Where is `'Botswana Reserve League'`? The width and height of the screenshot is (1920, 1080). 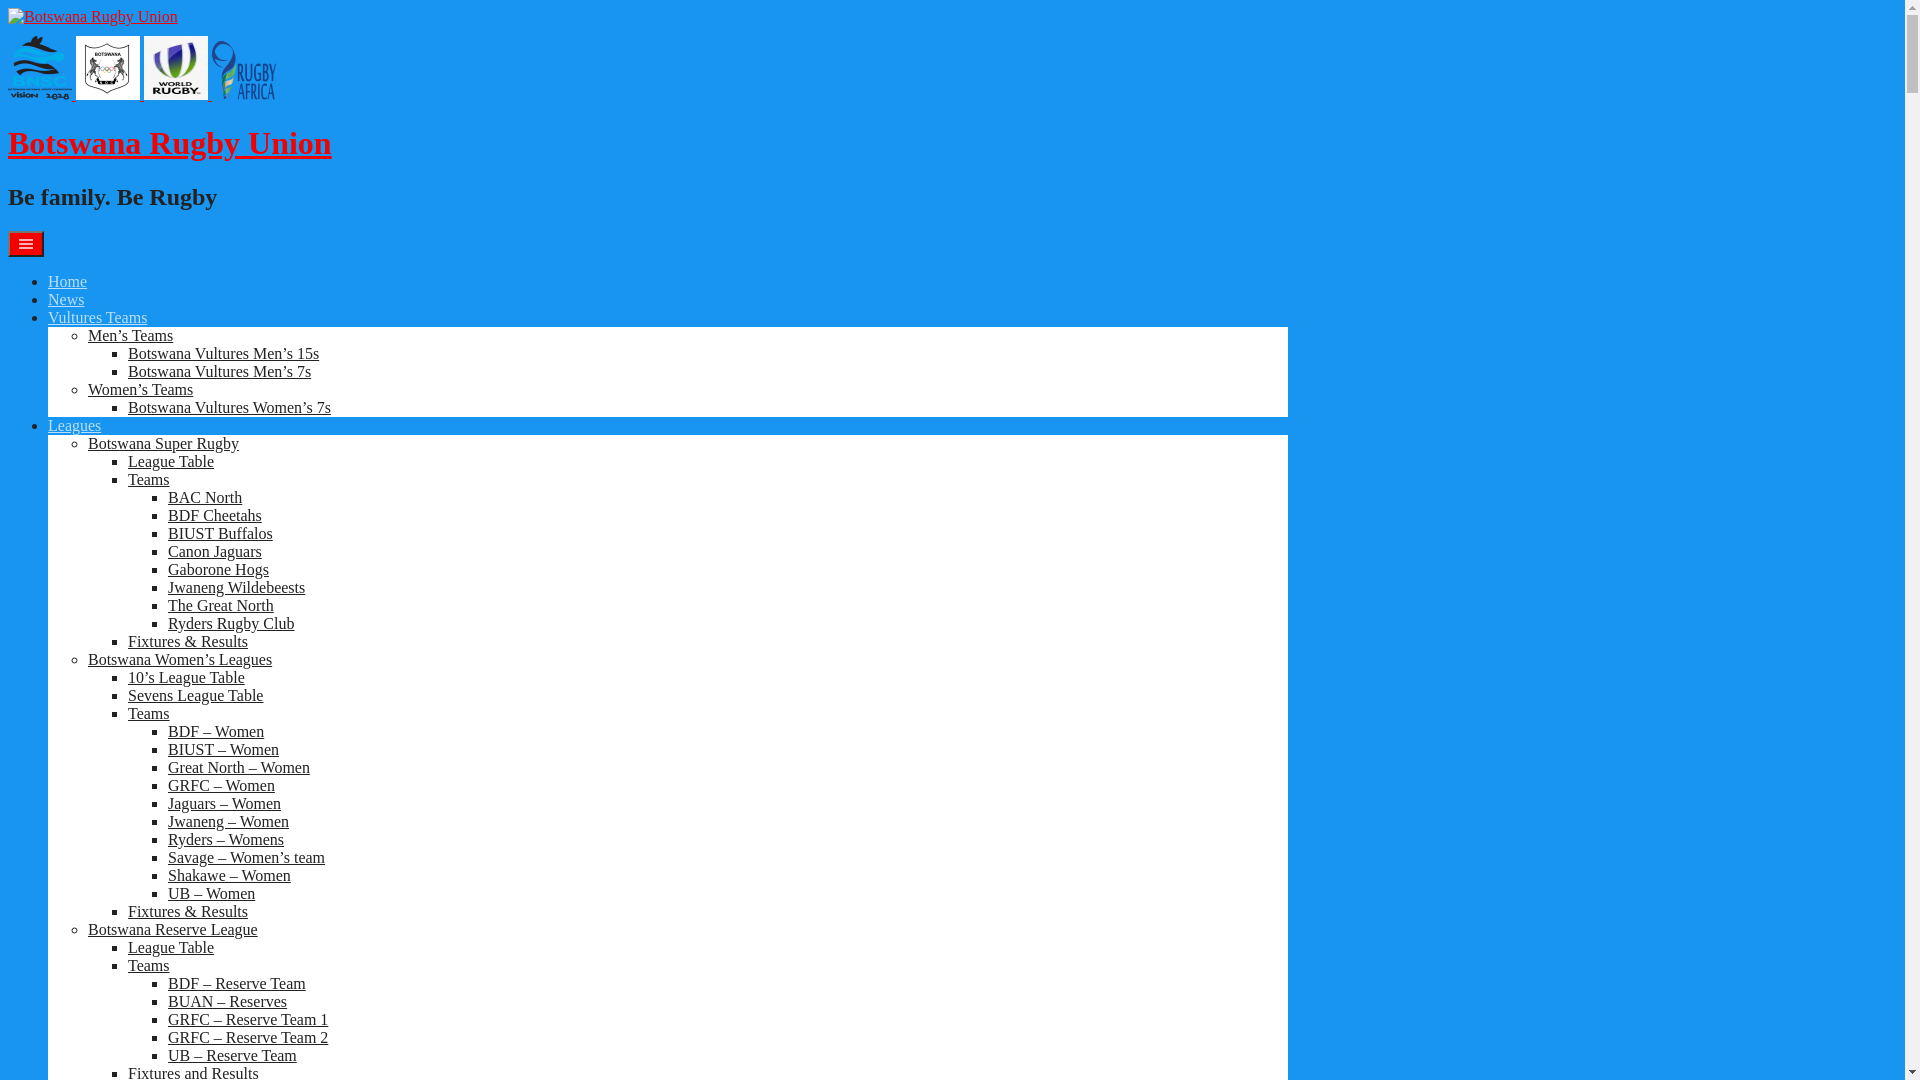
'Botswana Reserve League' is located at coordinates (86, 929).